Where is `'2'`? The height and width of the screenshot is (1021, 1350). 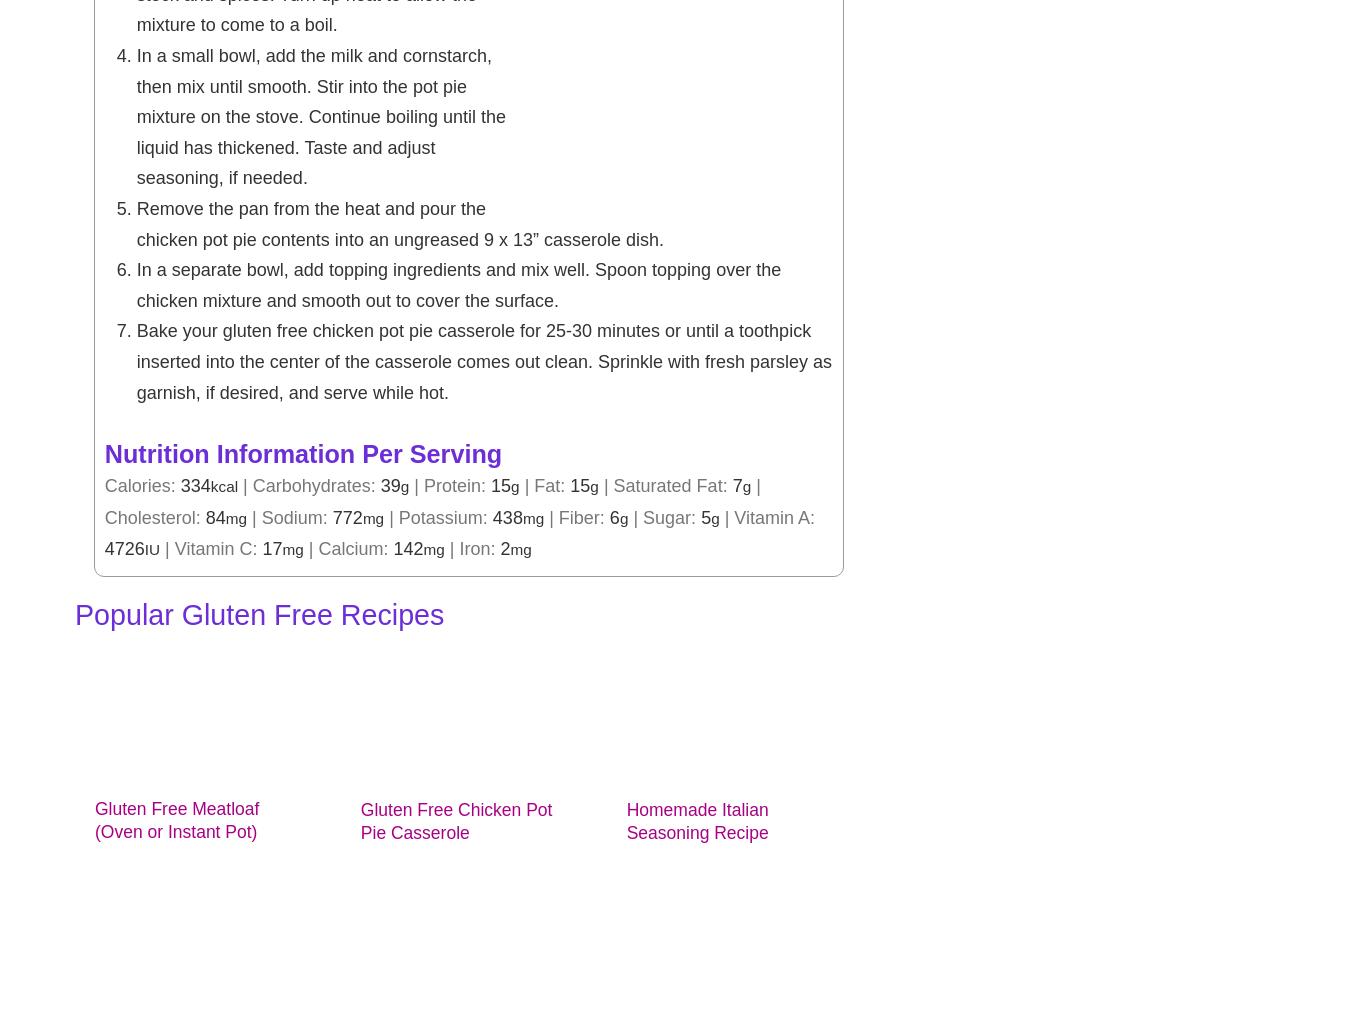 '2' is located at coordinates (504, 548).